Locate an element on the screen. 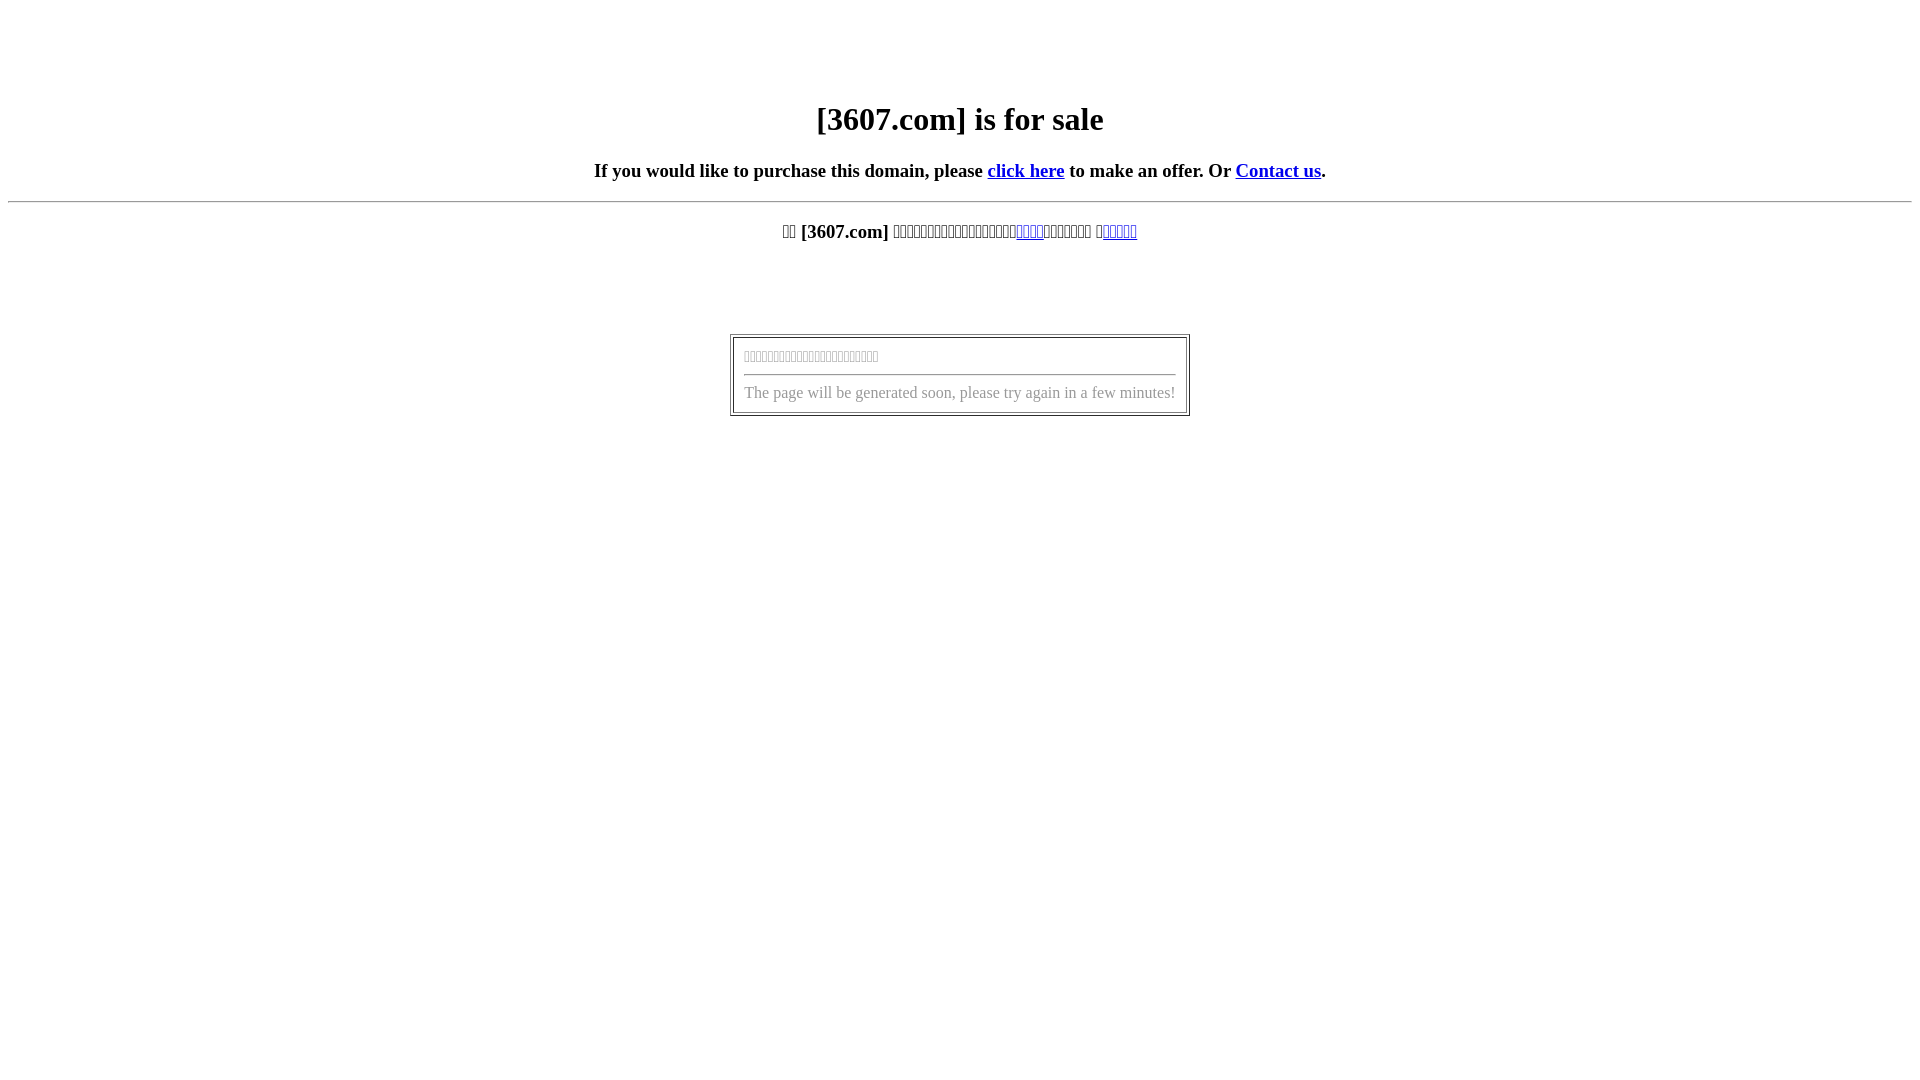 The width and height of the screenshot is (1920, 1080). 'Contact us' is located at coordinates (1277, 169).